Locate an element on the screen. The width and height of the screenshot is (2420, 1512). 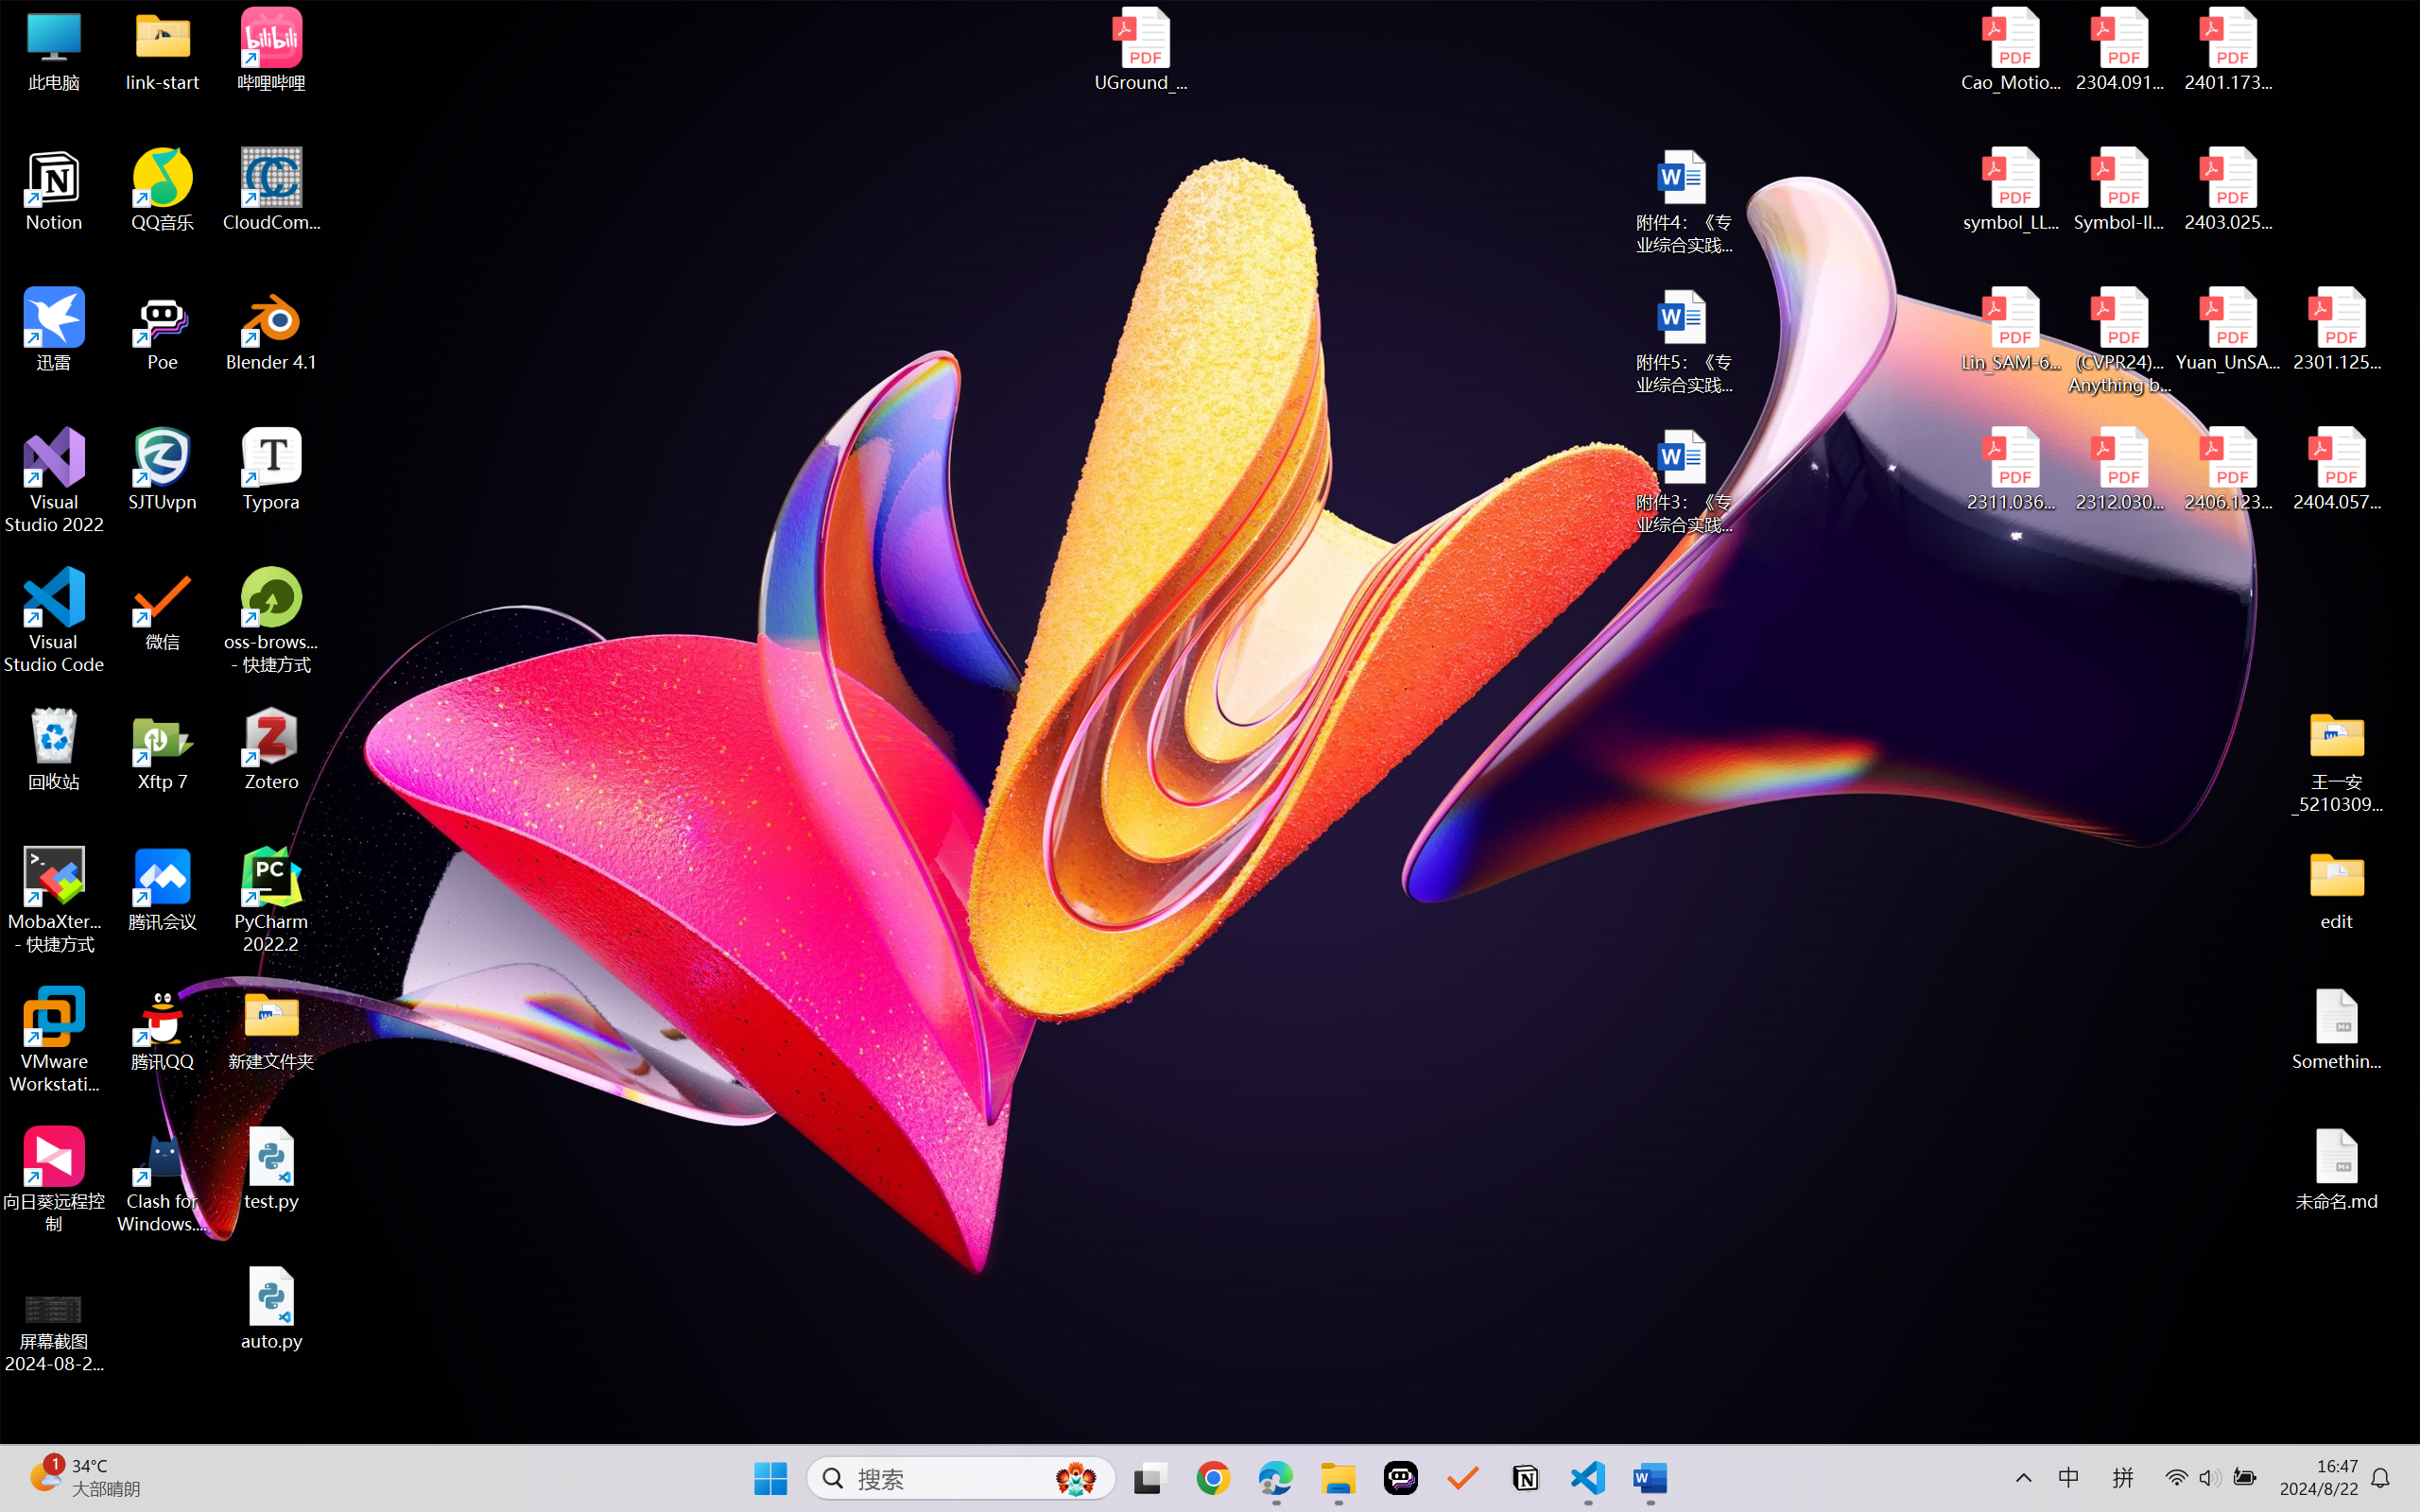
'2301.12597v3.pdf' is located at coordinates (2335, 328).